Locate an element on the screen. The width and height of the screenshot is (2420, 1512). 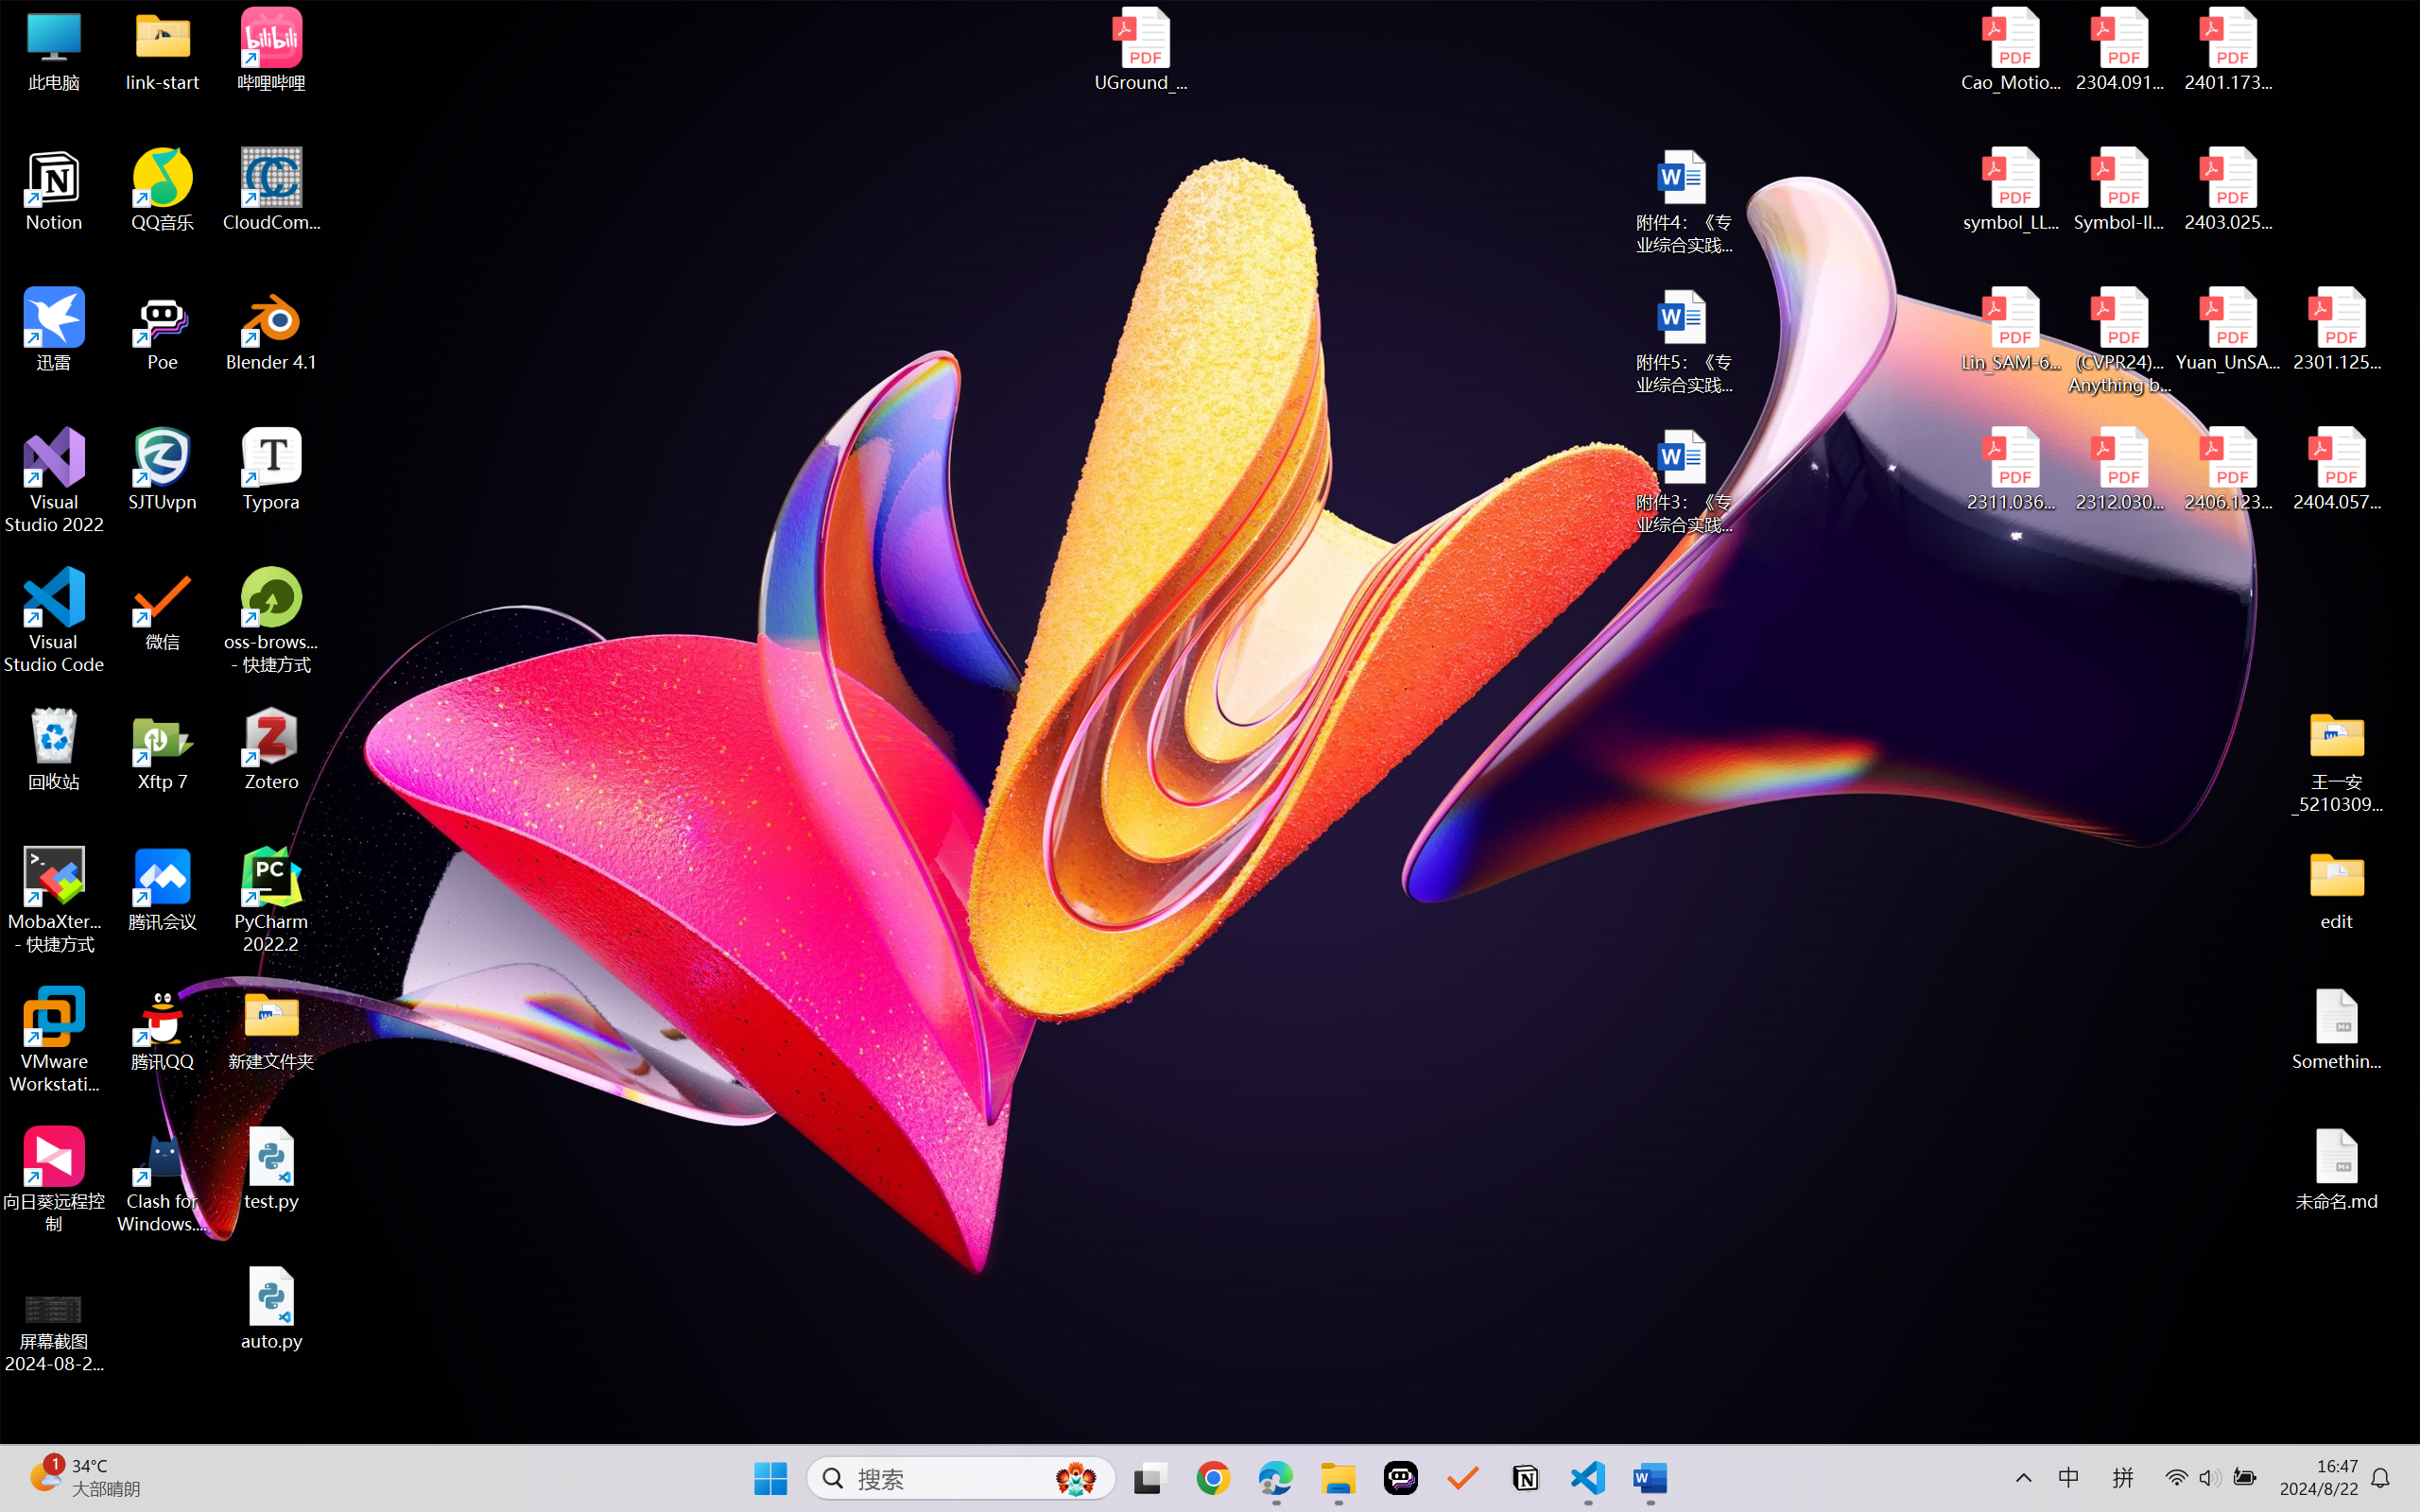
'2301.12597v3.pdf' is located at coordinates (2335, 328).